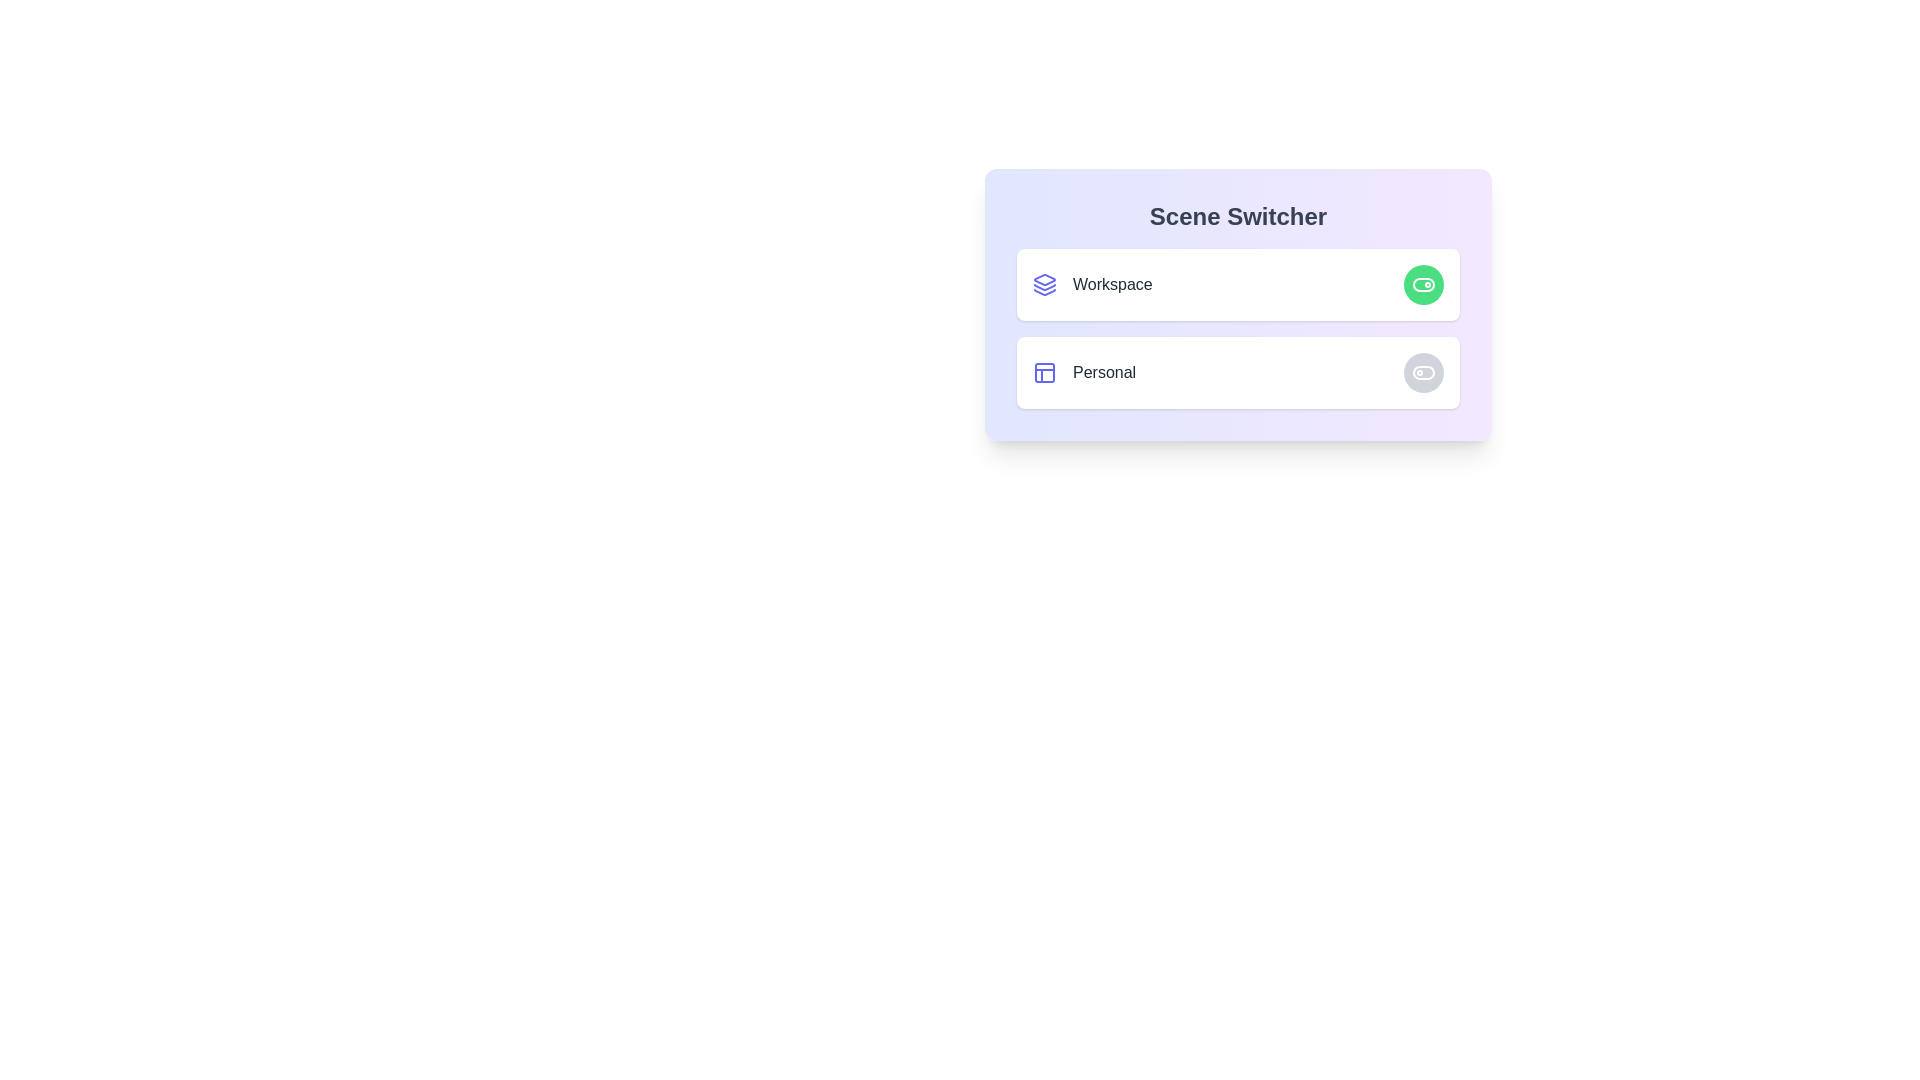 This screenshot has height=1080, width=1920. What do you see at coordinates (1044, 280) in the screenshot?
I see `the topmost triangular shape of the layers icon in the workspace settings list, which is located in the top-left corner of the entry` at bounding box center [1044, 280].